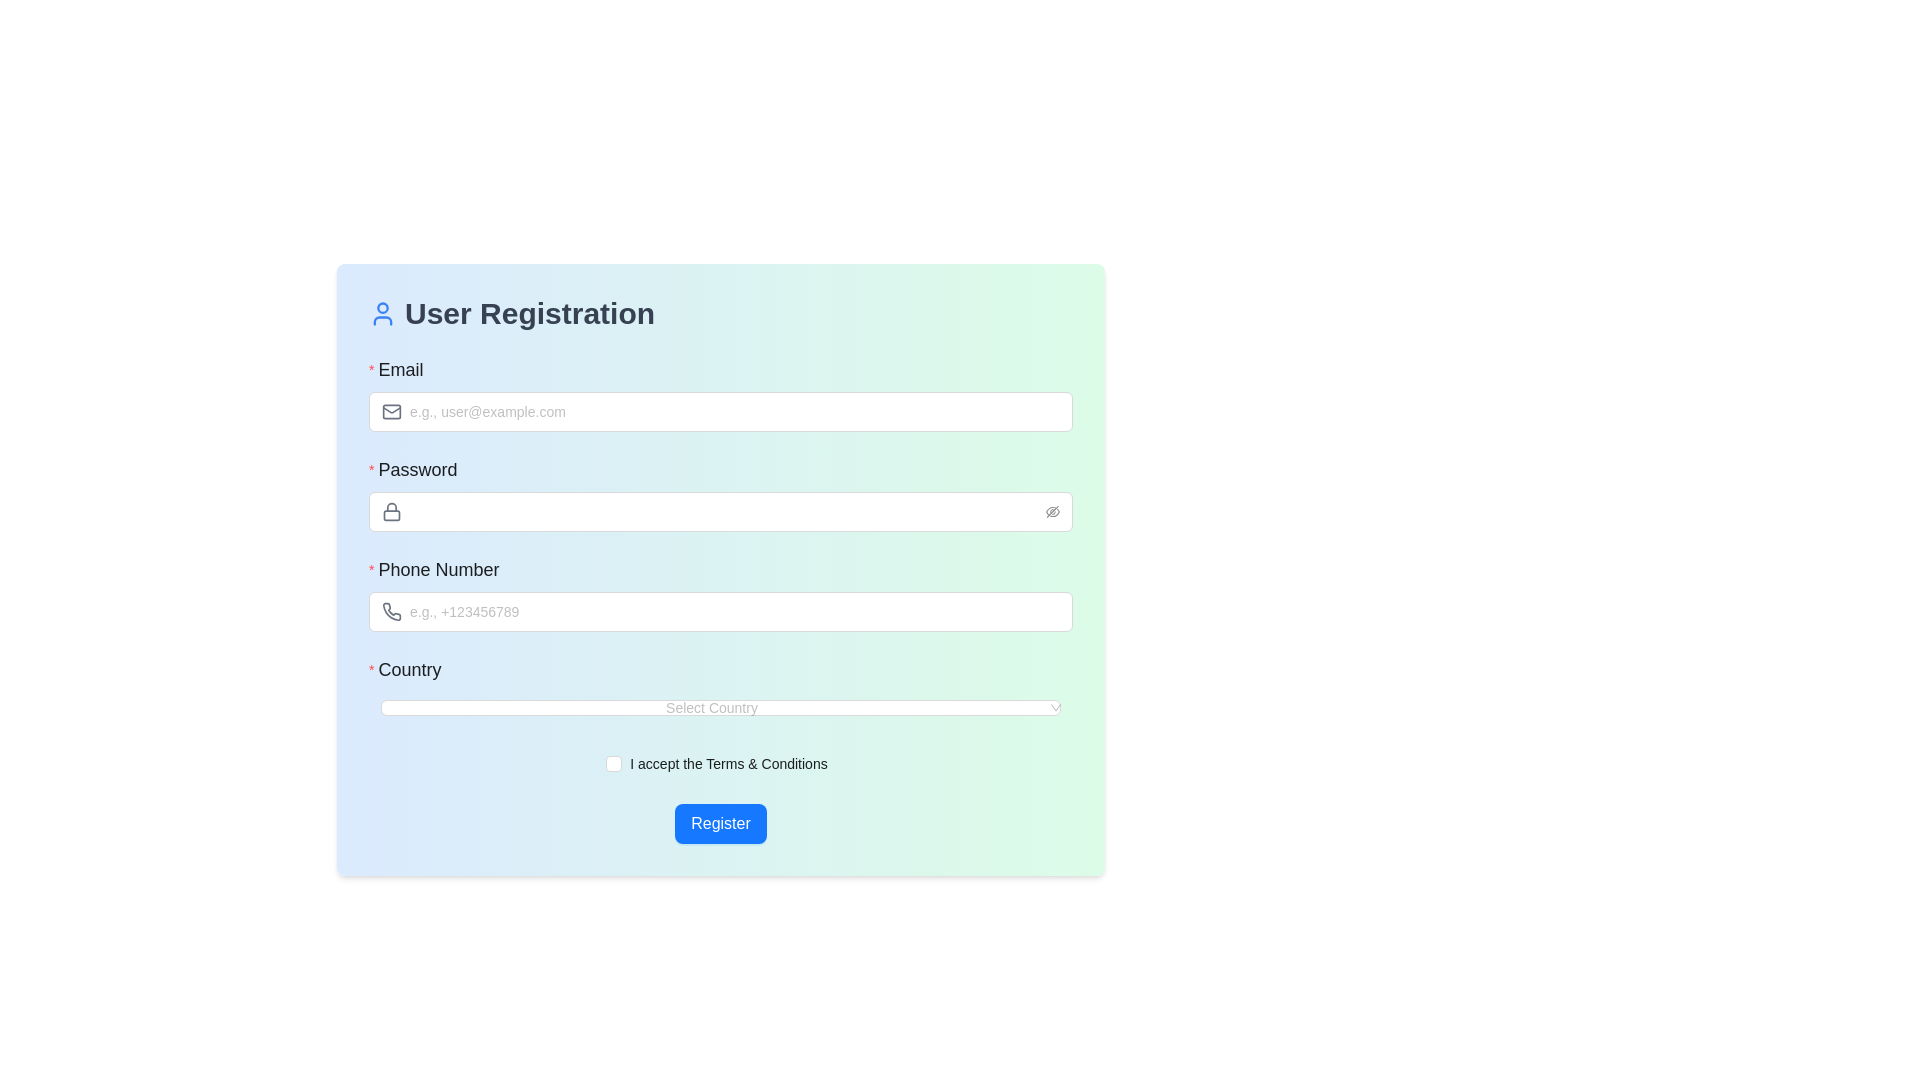  I want to click on the blue circular SVG icon representing an individual, located near the top-left corner of the user registration form, adjacent to the 'User Registration' header text, so click(383, 308).